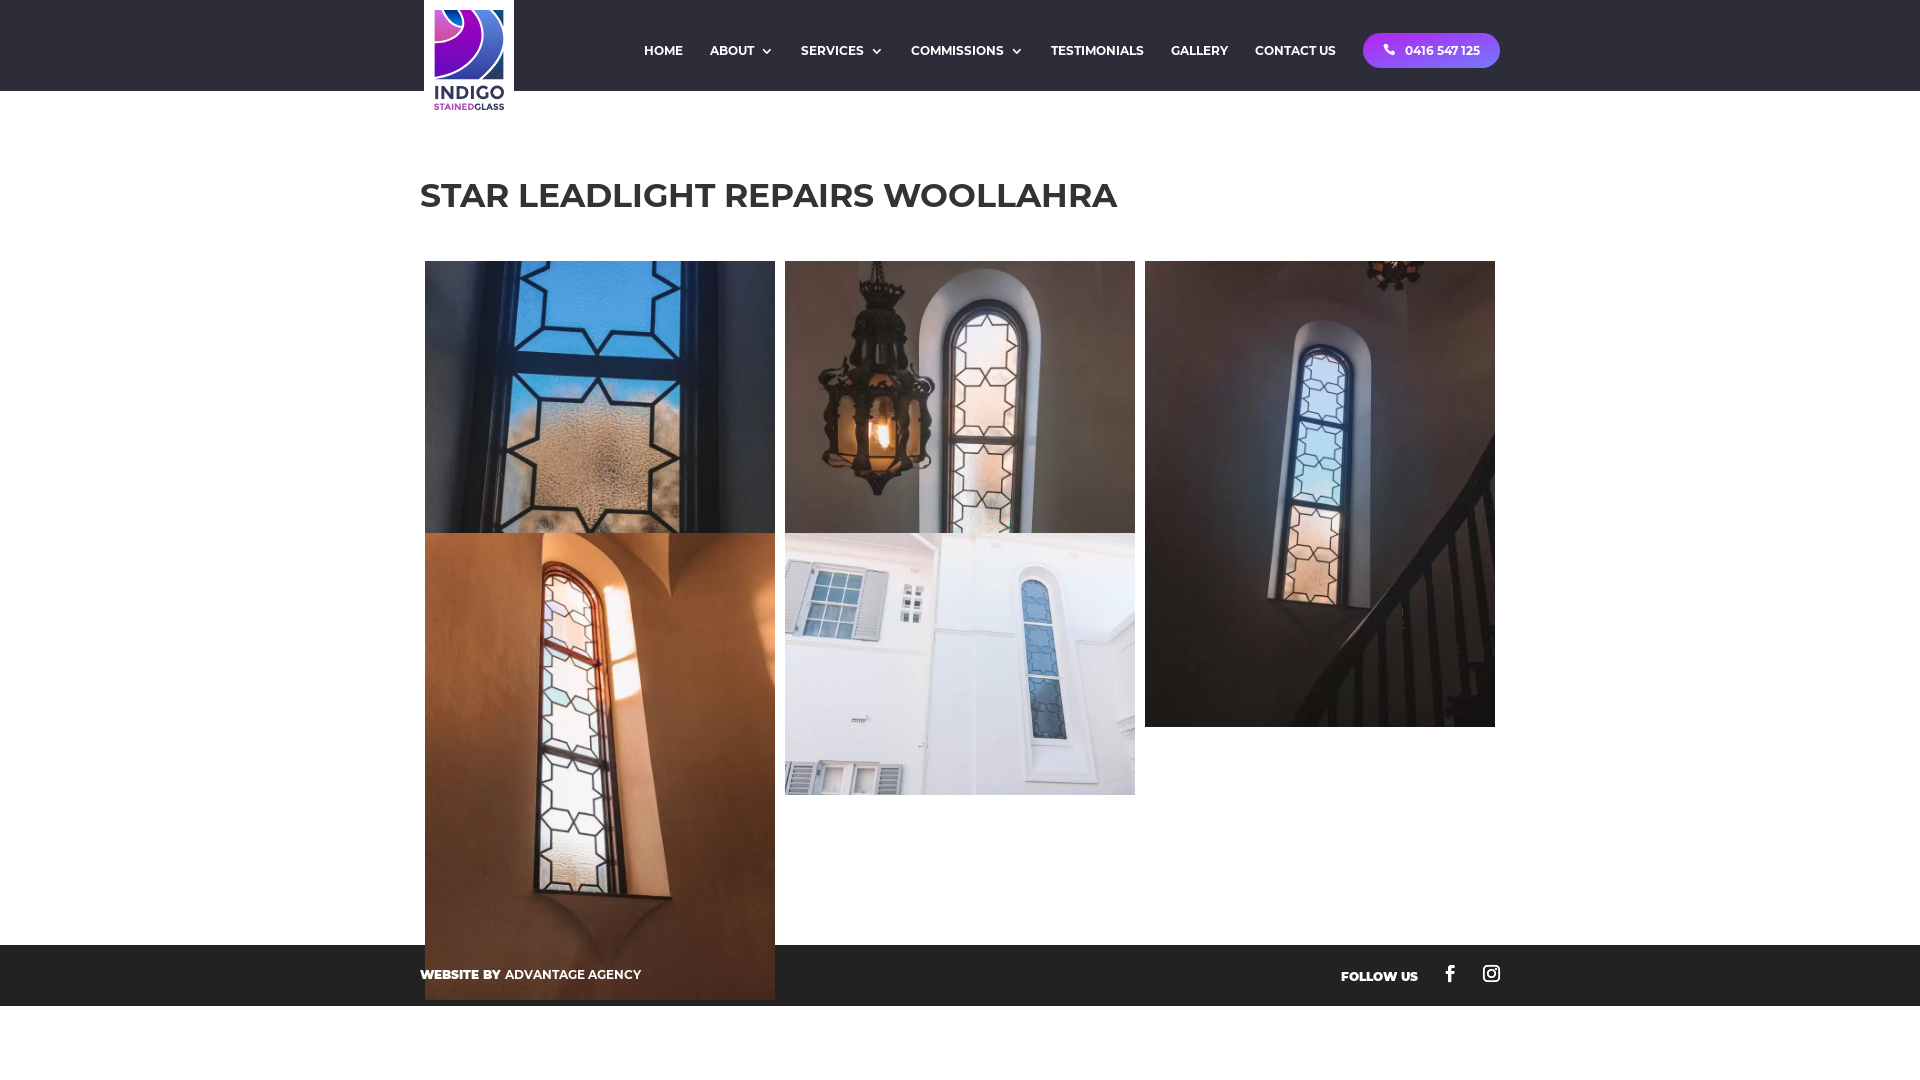 The width and height of the screenshot is (1920, 1080). What do you see at coordinates (1295, 66) in the screenshot?
I see `'CONTACT US'` at bounding box center [1295, 66].